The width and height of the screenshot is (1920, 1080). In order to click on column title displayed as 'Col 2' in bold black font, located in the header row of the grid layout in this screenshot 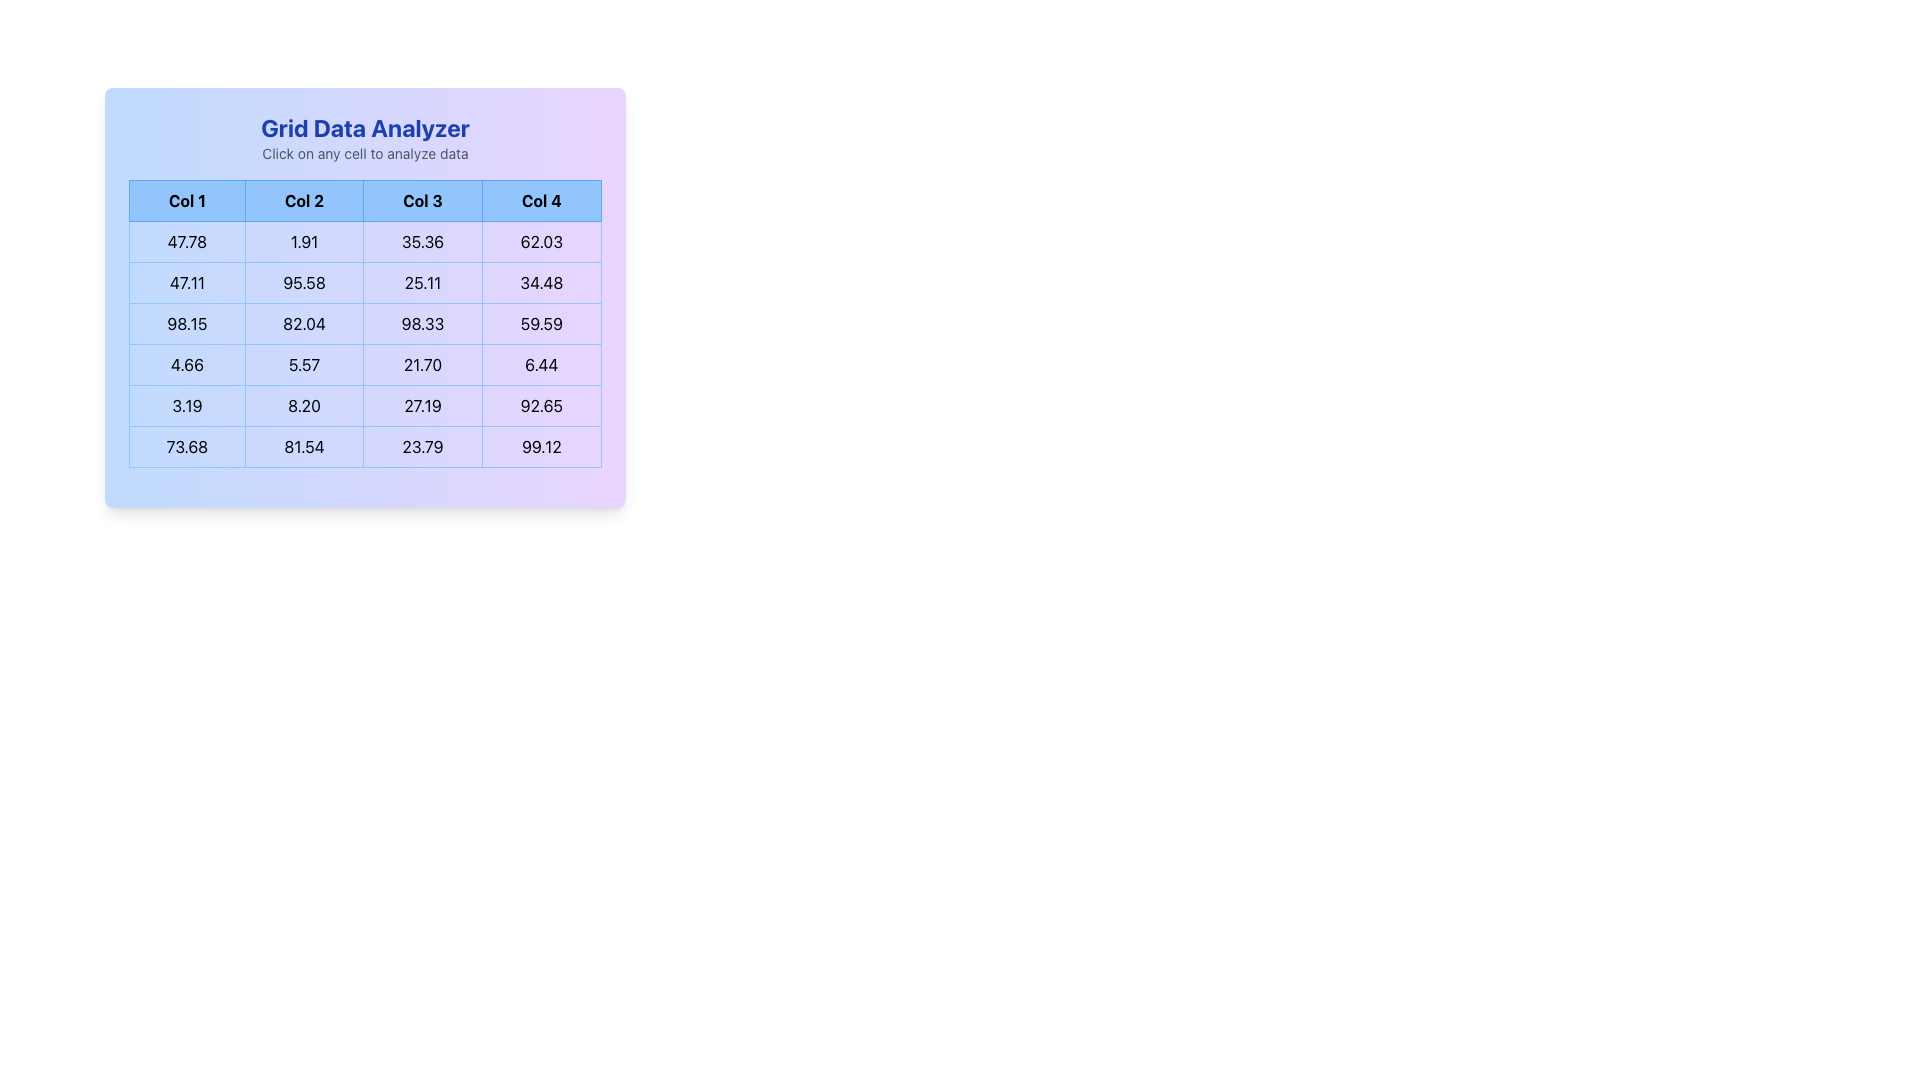, I will do `click(303, 200)`.